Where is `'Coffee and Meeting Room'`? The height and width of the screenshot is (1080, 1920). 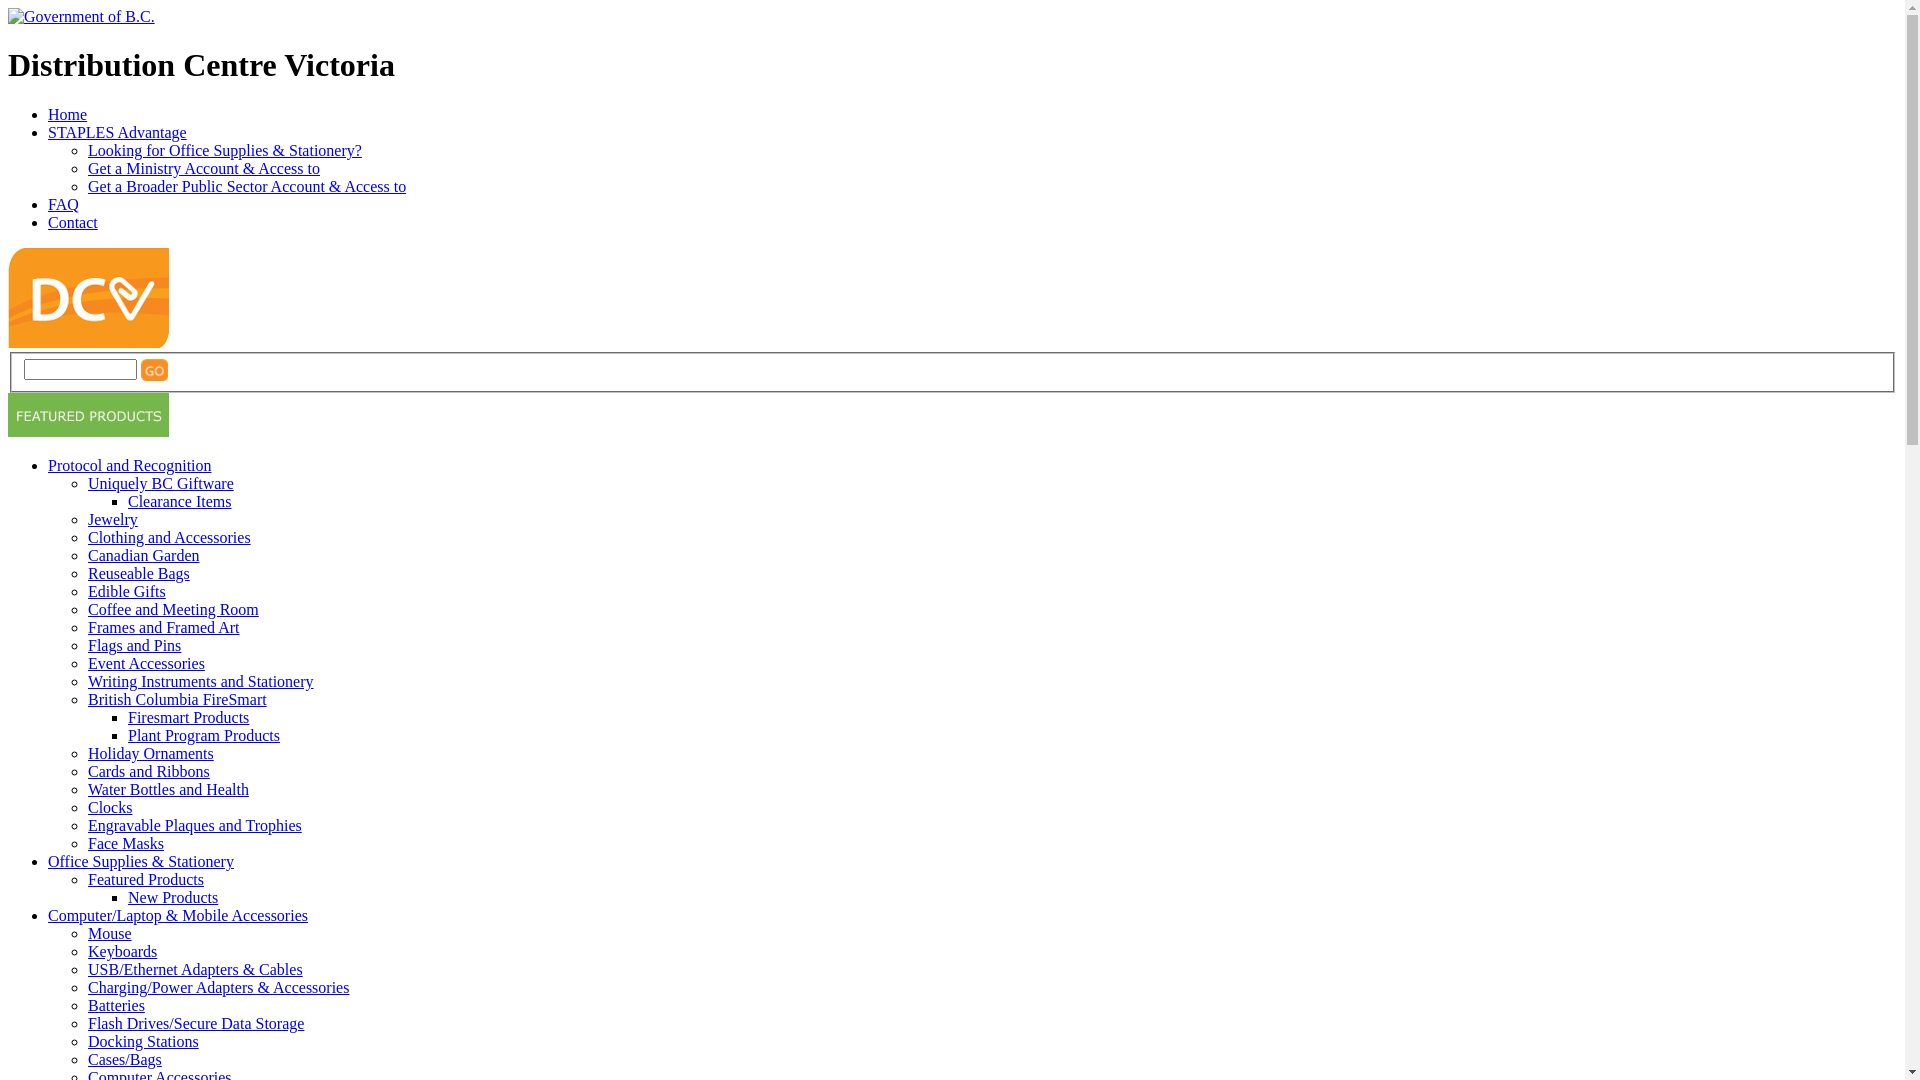
'Coffee and Meeting Room' is located at coordinates (173, 608).